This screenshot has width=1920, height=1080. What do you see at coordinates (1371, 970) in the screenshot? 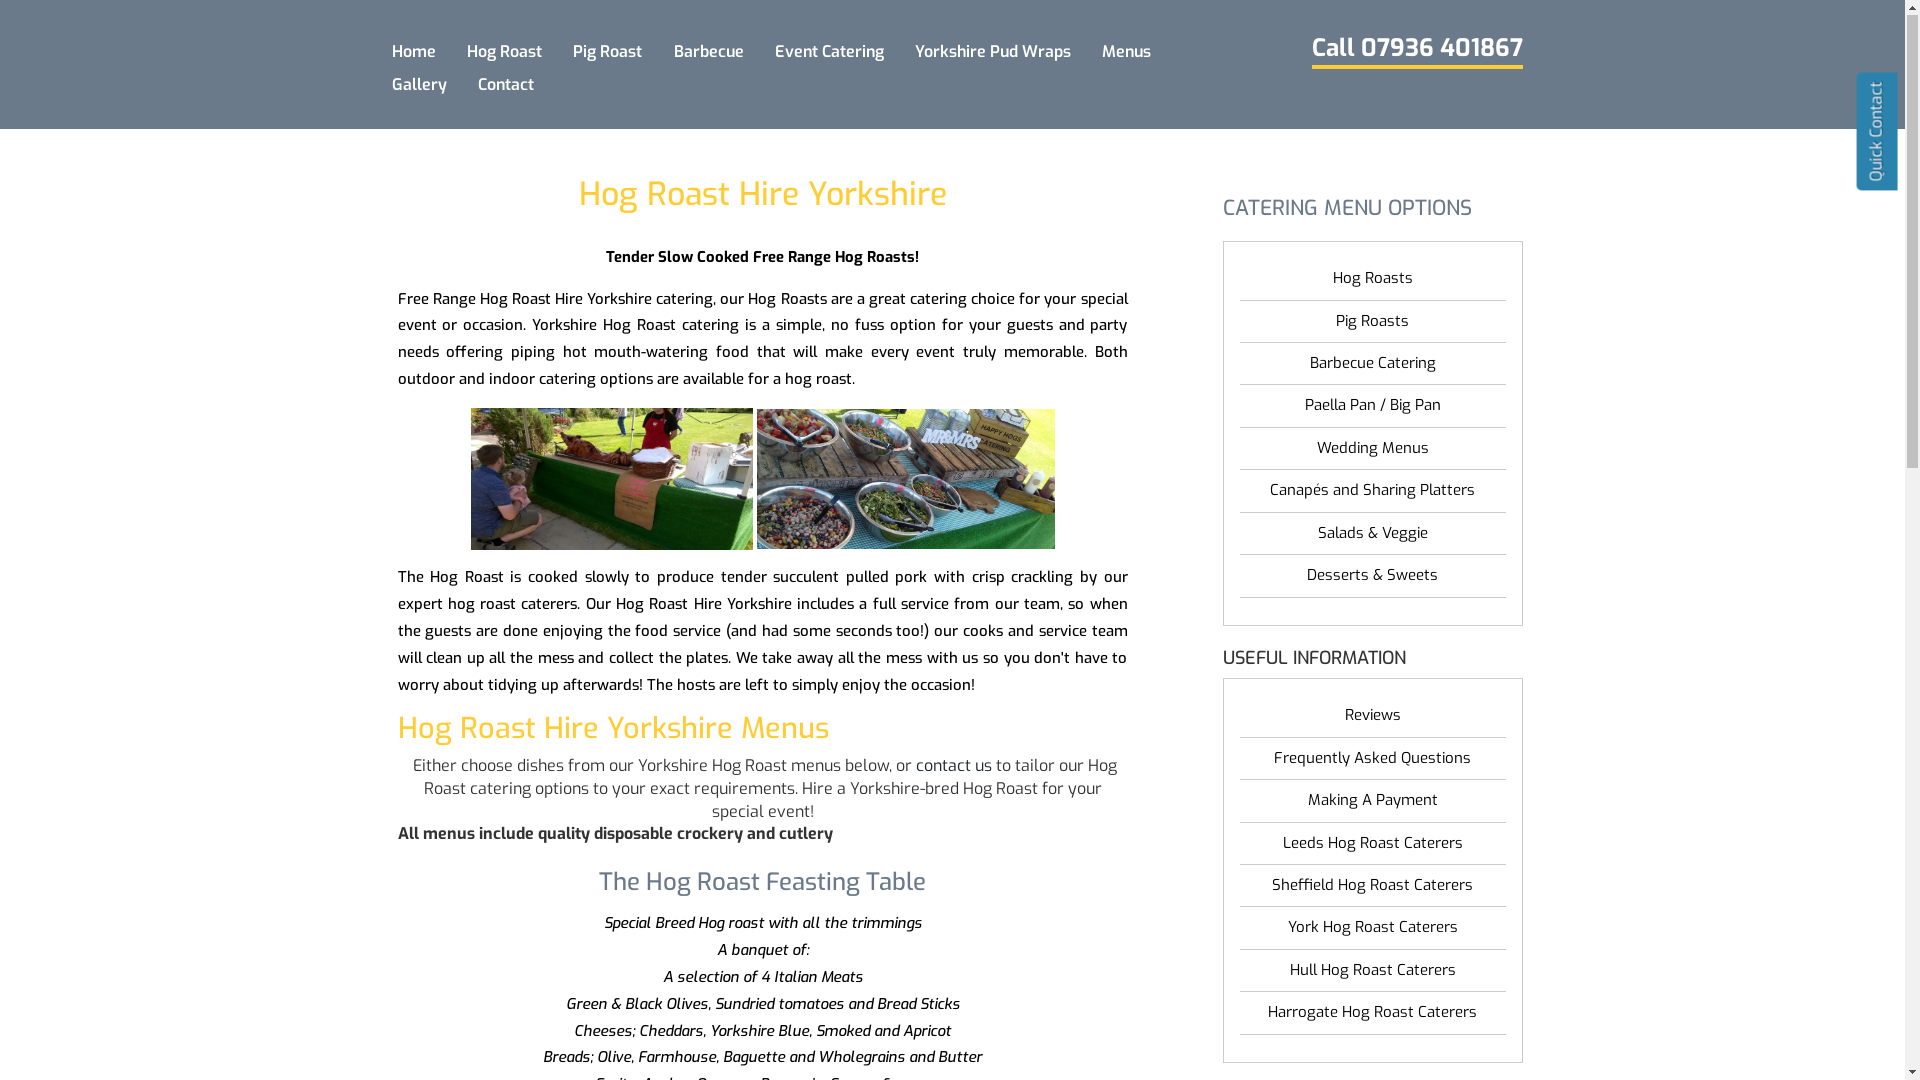
I see `'Hull Hog Roast Caterers'` at bounding box center [1371, 970].